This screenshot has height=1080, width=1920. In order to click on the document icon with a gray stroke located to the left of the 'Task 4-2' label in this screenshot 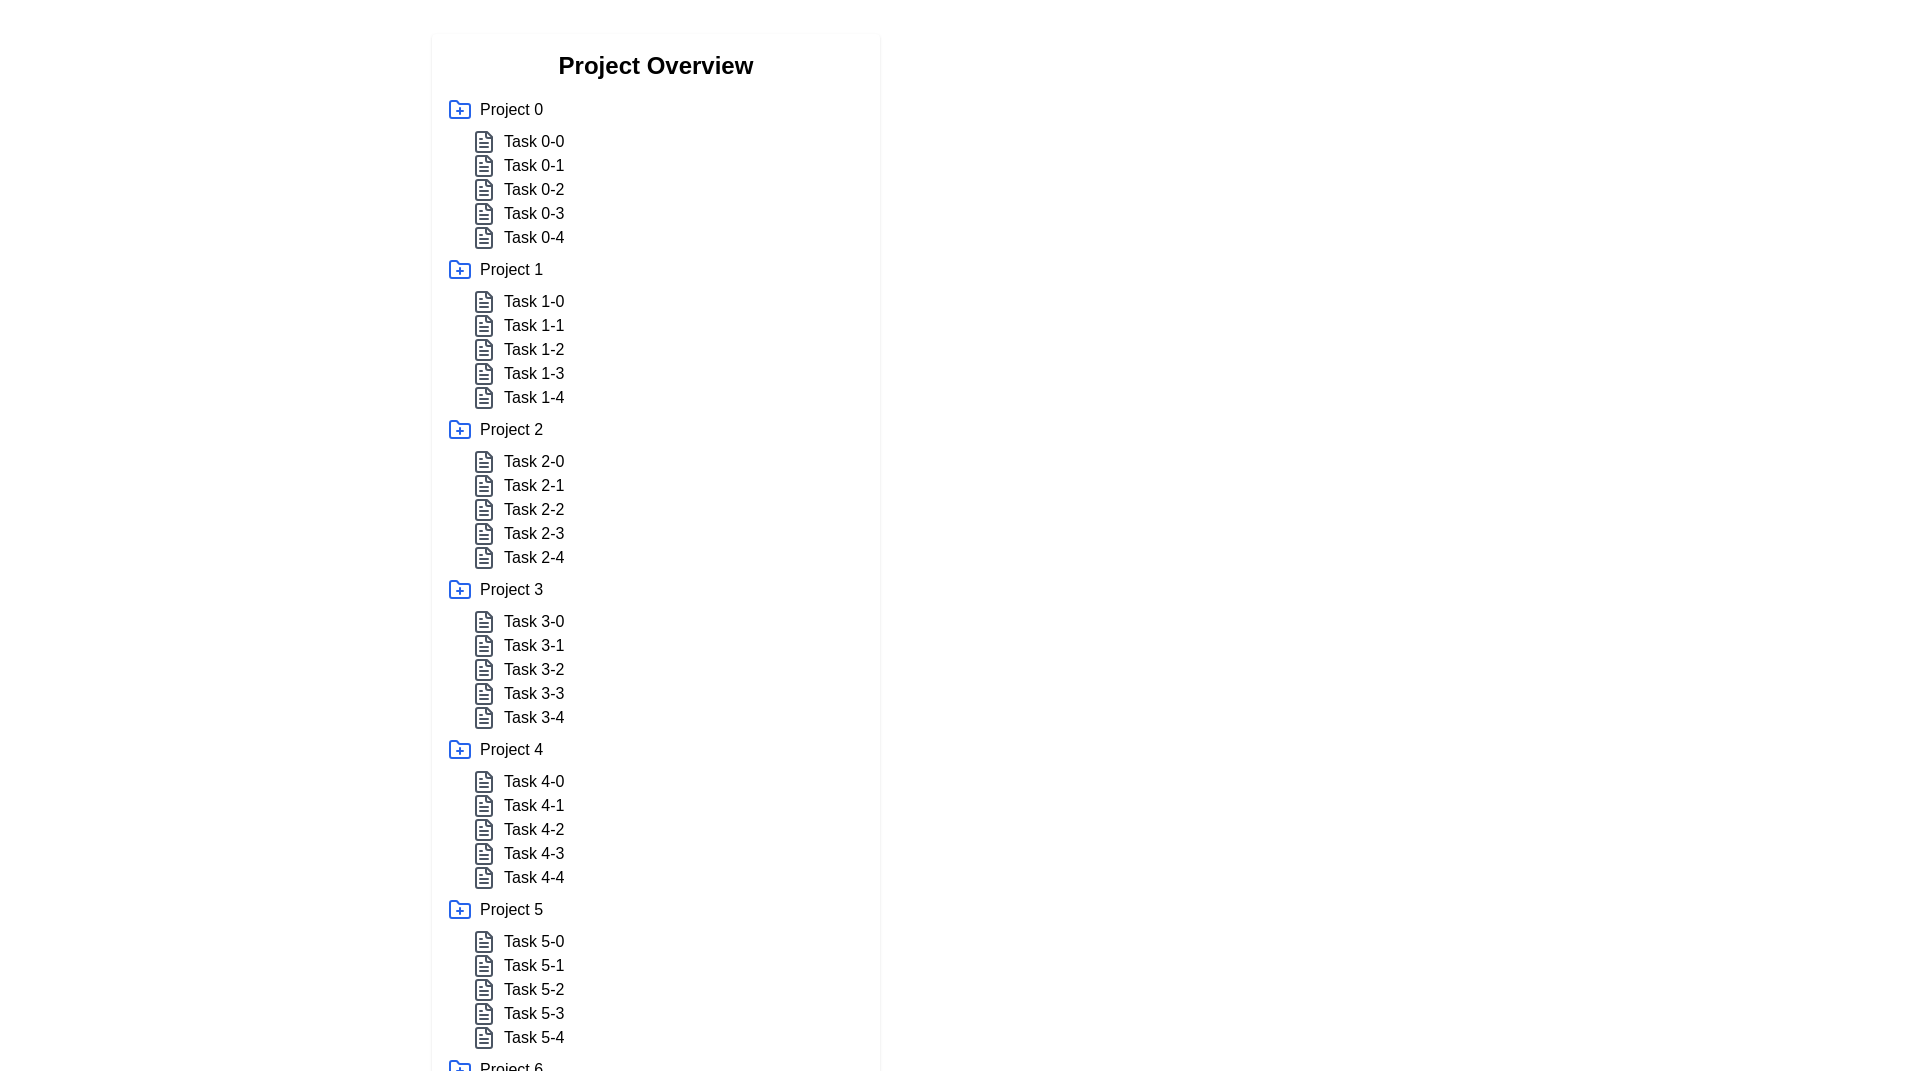, I will do `click(484, 829)`.